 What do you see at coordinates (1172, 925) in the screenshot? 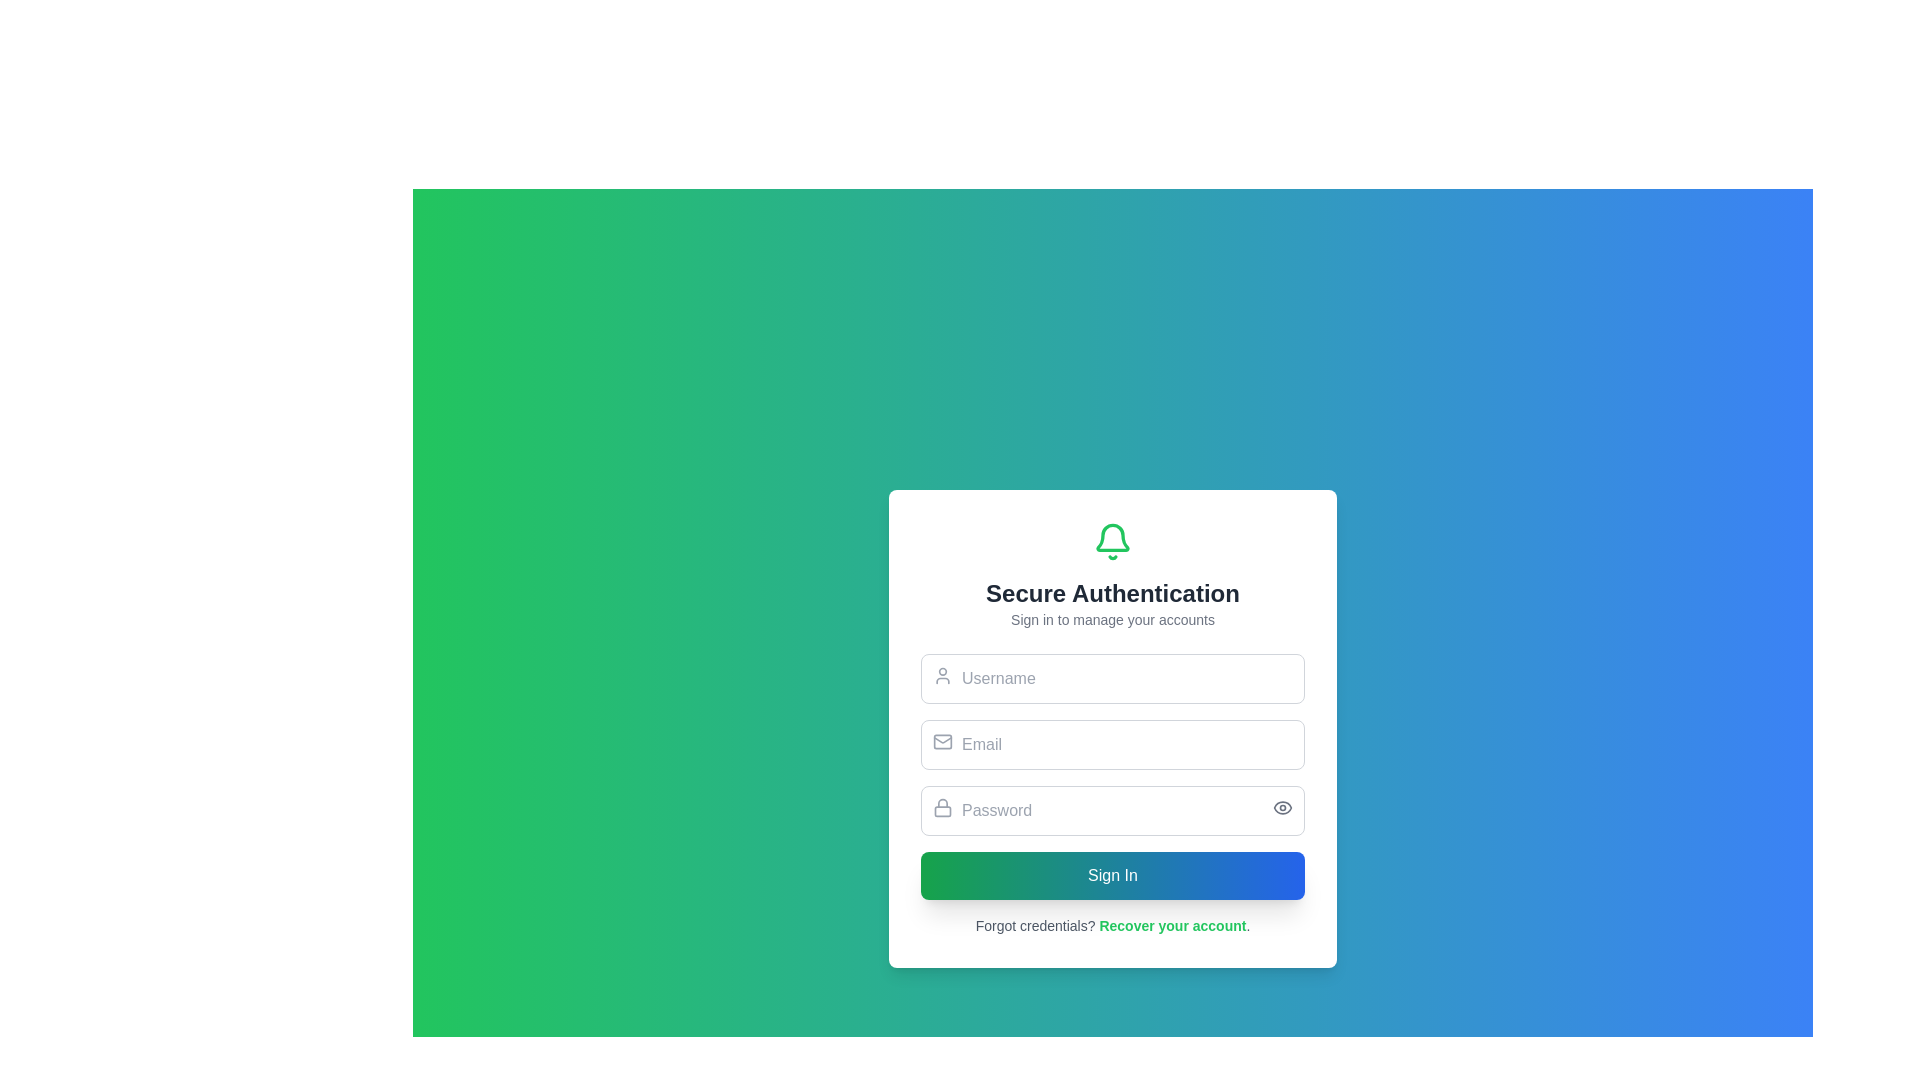
I see `the hyperlink that says 'Recover your account' located at the bottom of the login card` at bounding box center [1172, 925].